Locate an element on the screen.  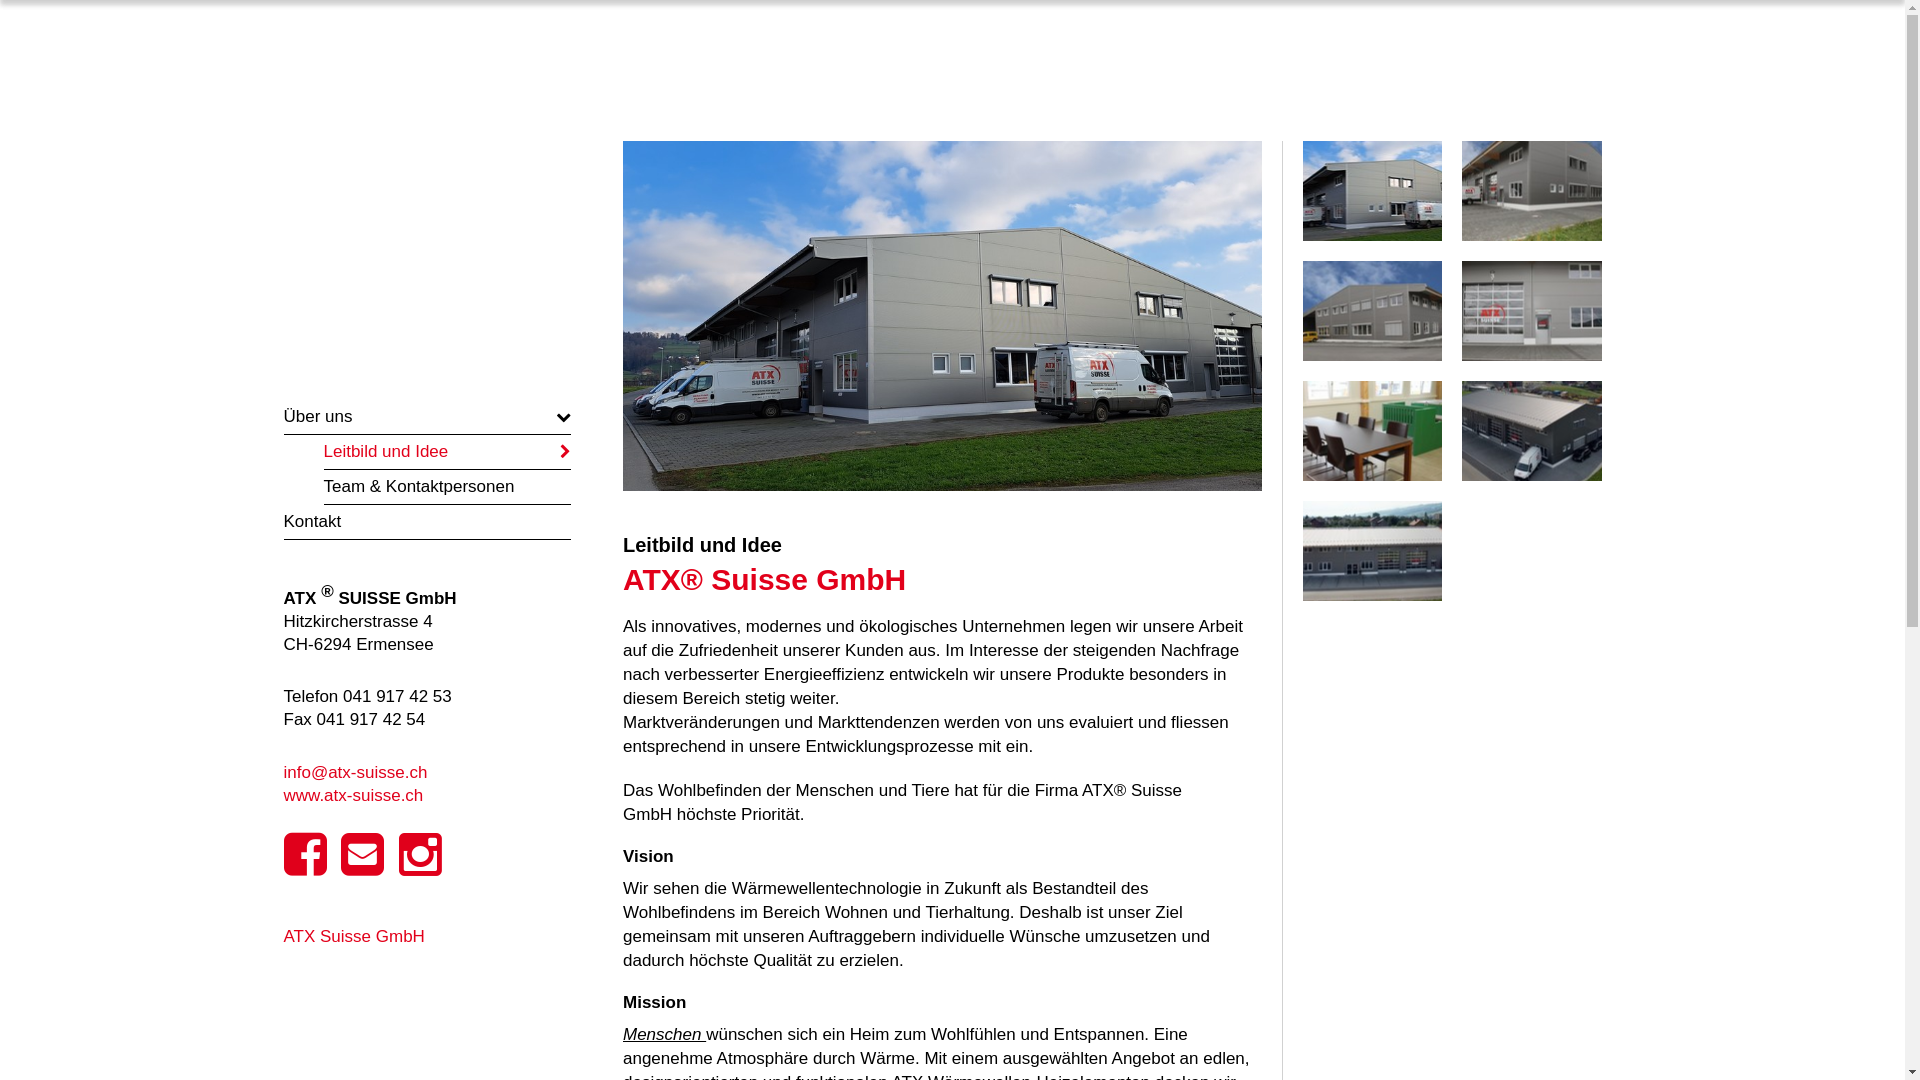
'Team & Kontaktpersonen' is located at coordinates (324, 486).